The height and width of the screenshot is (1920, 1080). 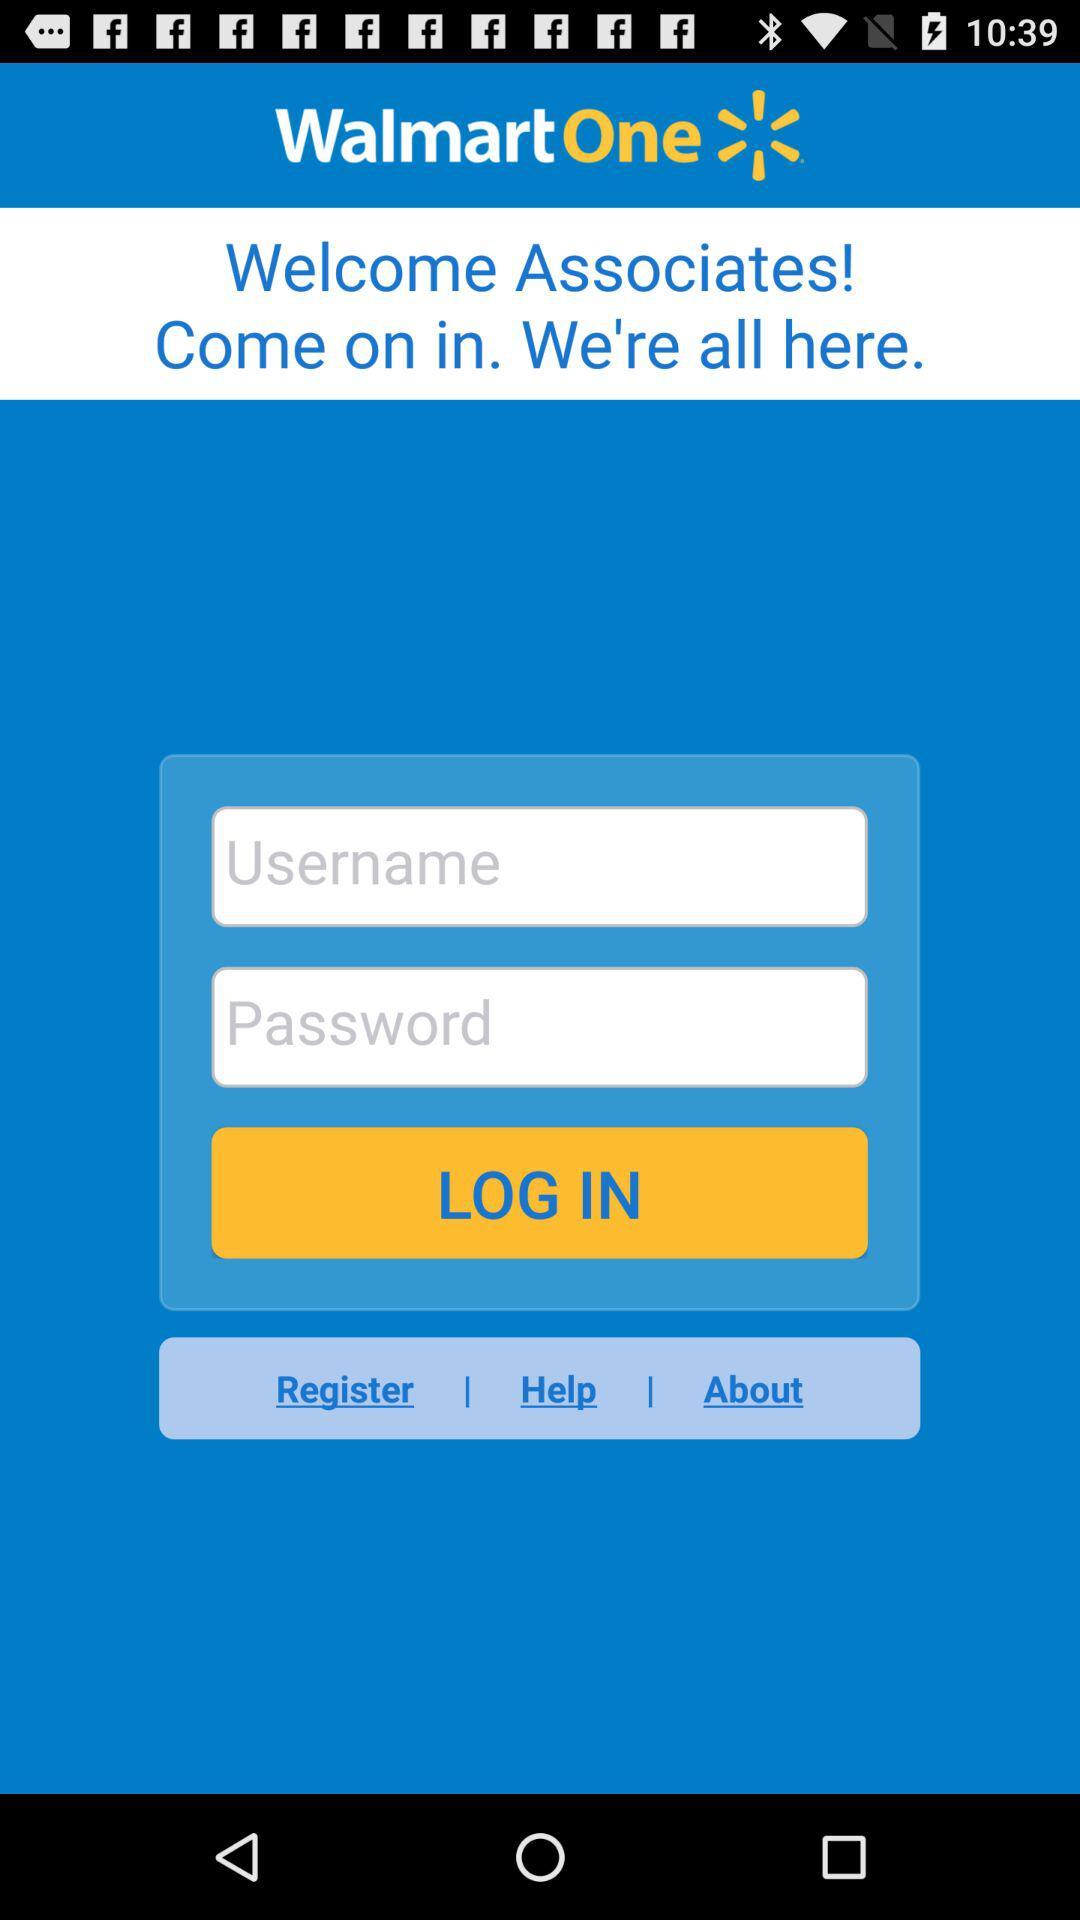 I want to click on the  about  icon, so click(x=740, y=1387).